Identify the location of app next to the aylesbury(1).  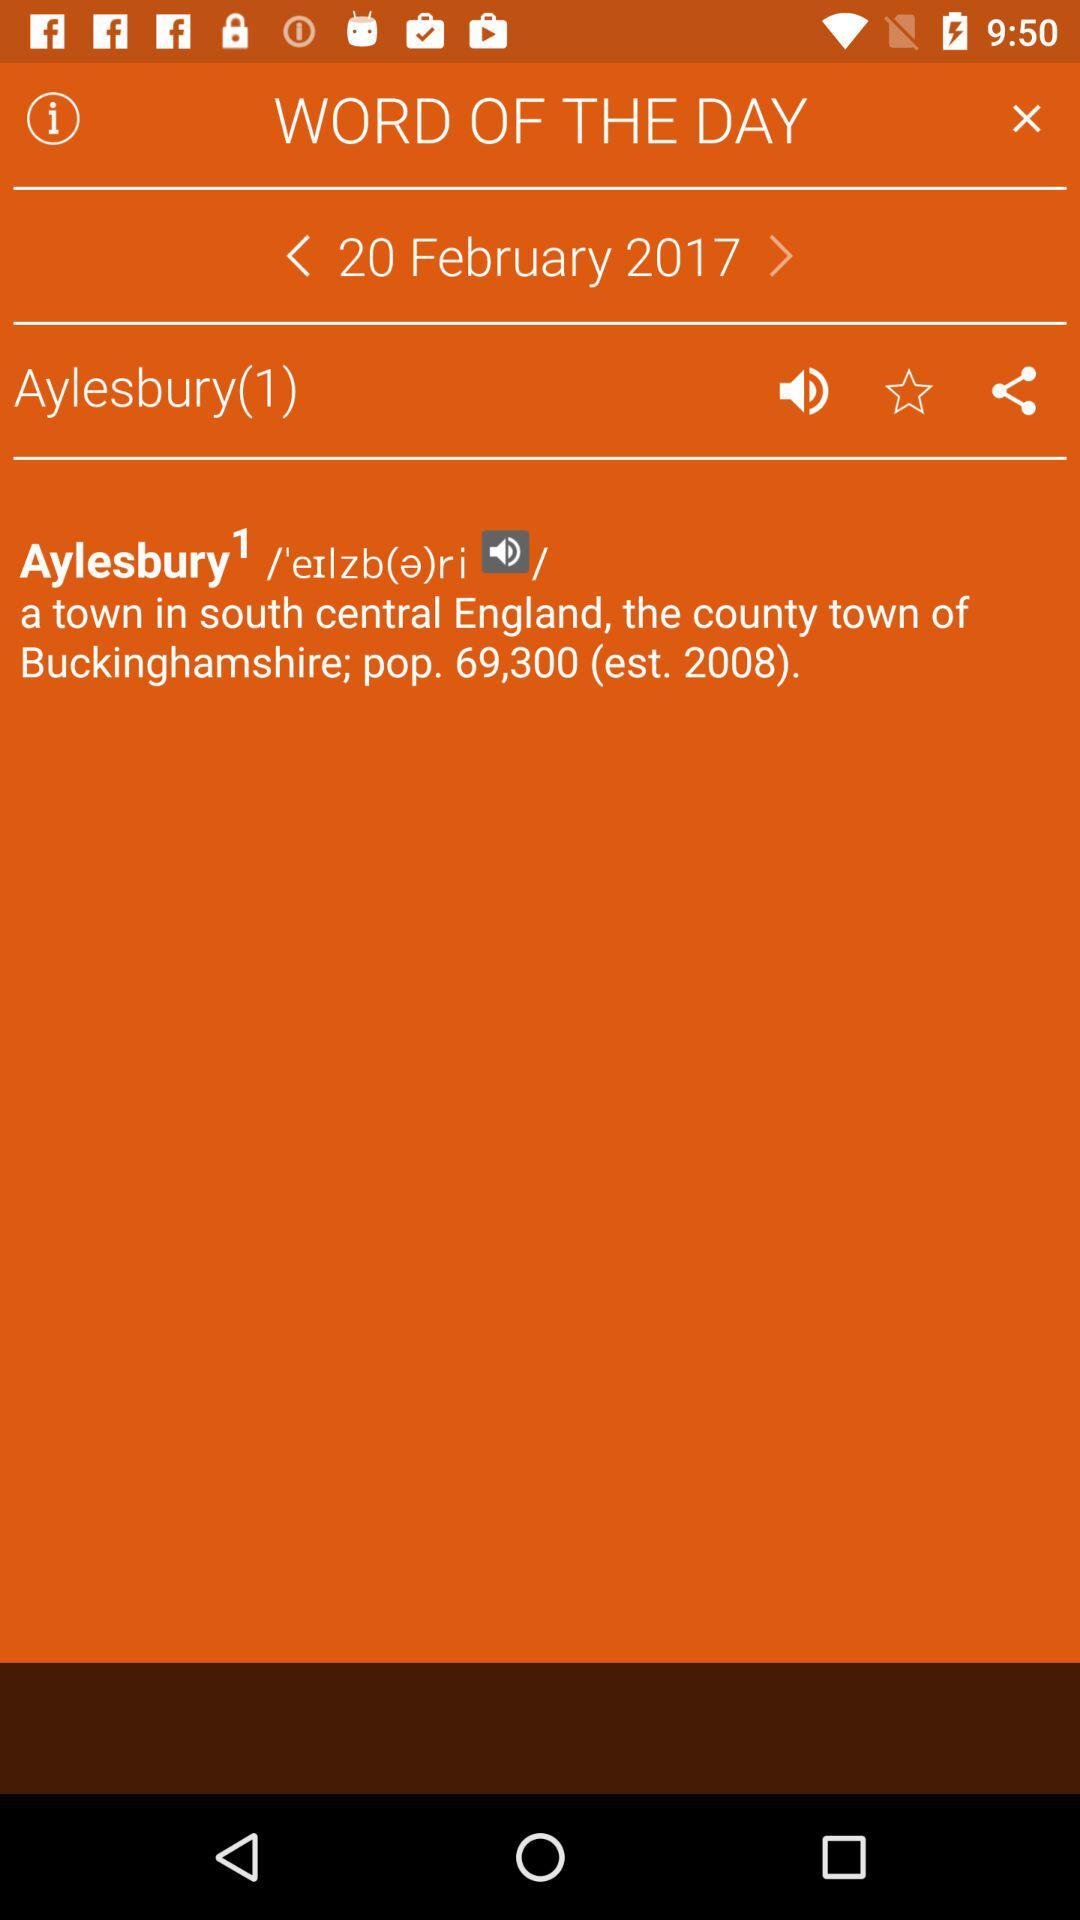
(802, 390).